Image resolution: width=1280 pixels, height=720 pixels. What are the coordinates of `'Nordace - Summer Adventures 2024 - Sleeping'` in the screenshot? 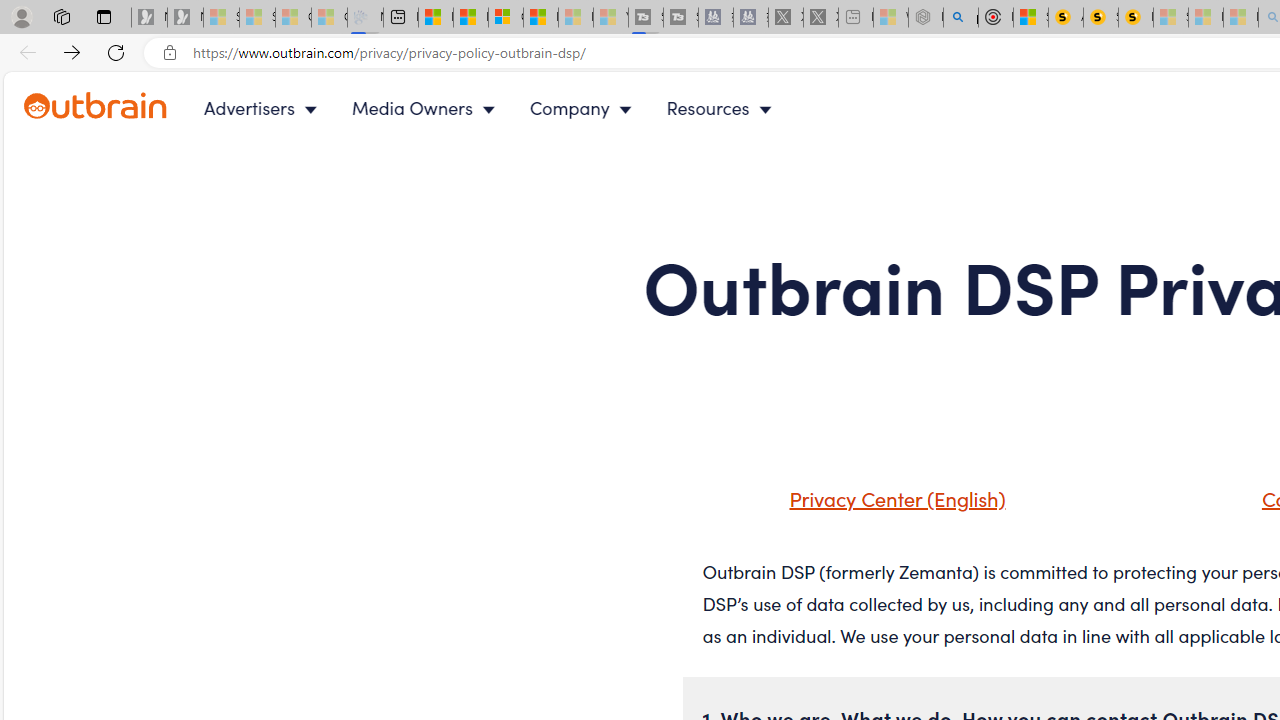 It's located at (925, 17).